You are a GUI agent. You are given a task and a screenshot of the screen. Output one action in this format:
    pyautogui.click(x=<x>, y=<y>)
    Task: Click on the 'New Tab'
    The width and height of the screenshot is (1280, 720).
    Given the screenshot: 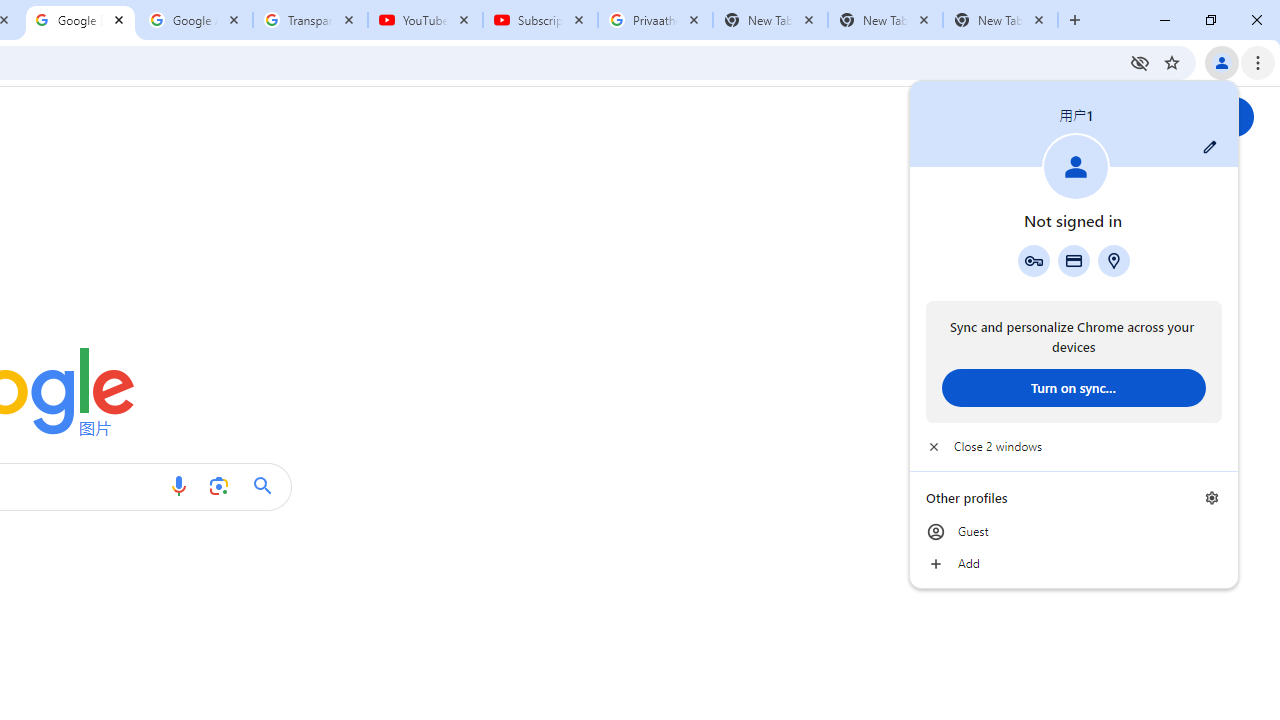 What is the action you would take?
    pyautogui.click(x=1000, y=20)
    